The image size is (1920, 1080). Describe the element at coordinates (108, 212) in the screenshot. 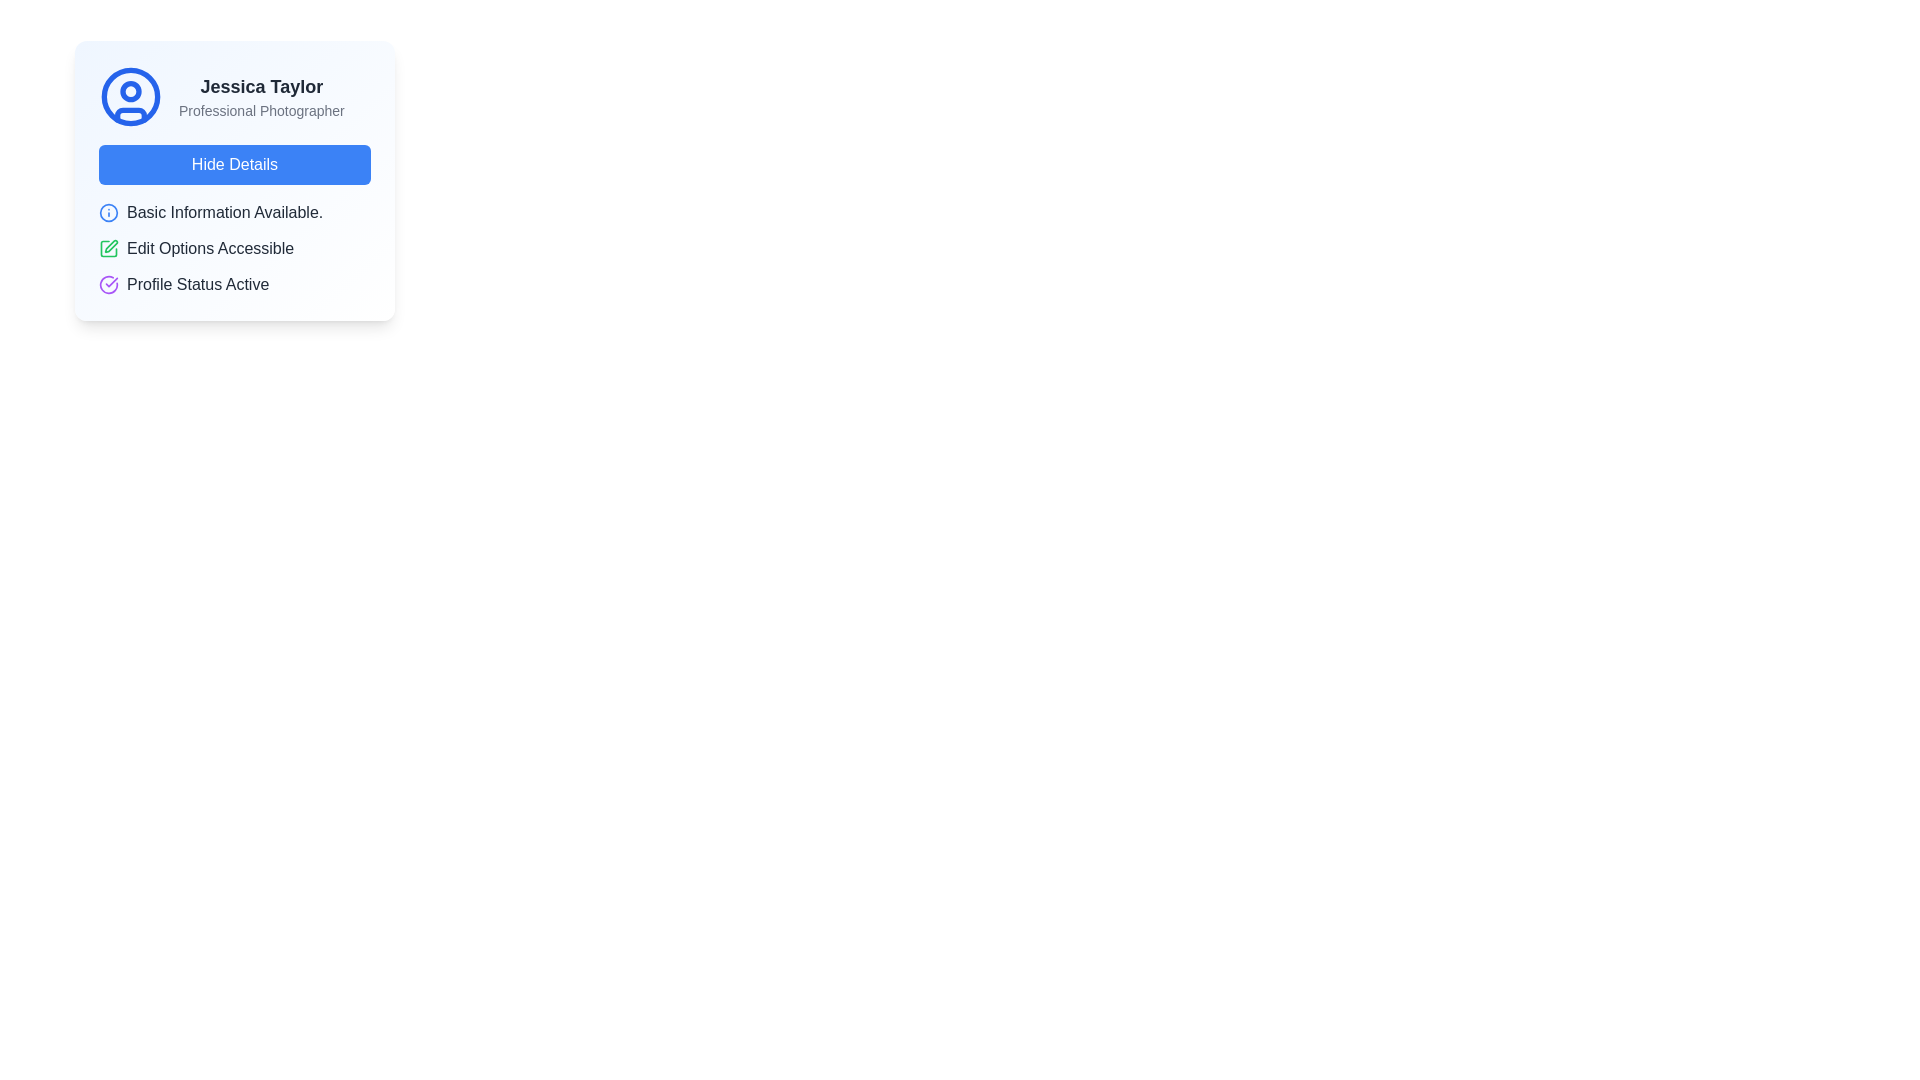

I see `the blue informational SVG circle icon, which has a solid border and is located to the left of the text 'Basic Information Available.'` at that location.